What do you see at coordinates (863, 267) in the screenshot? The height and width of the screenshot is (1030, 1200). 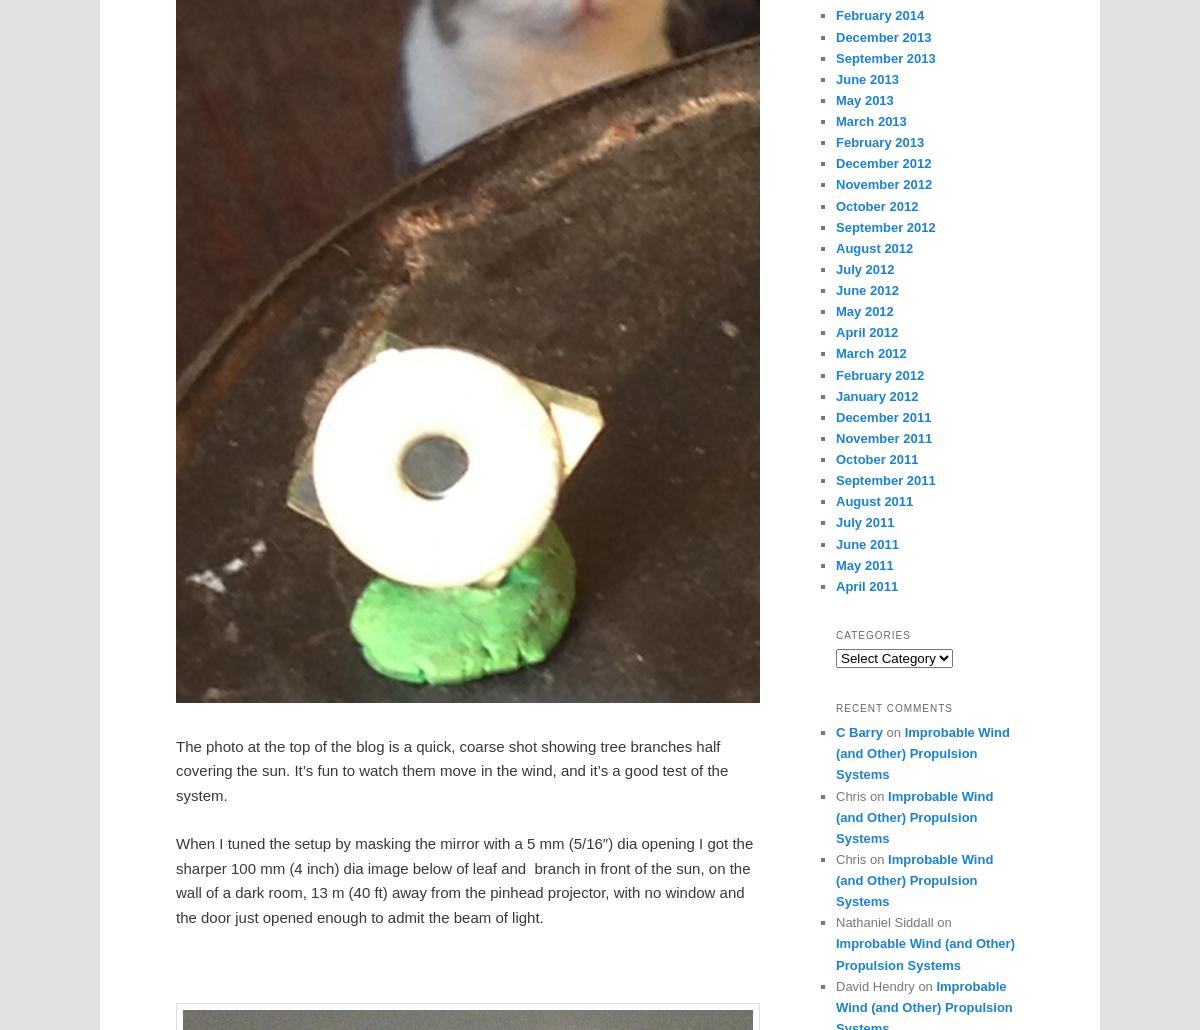 I see `'July 2012'` at bounding box center [863, 267].